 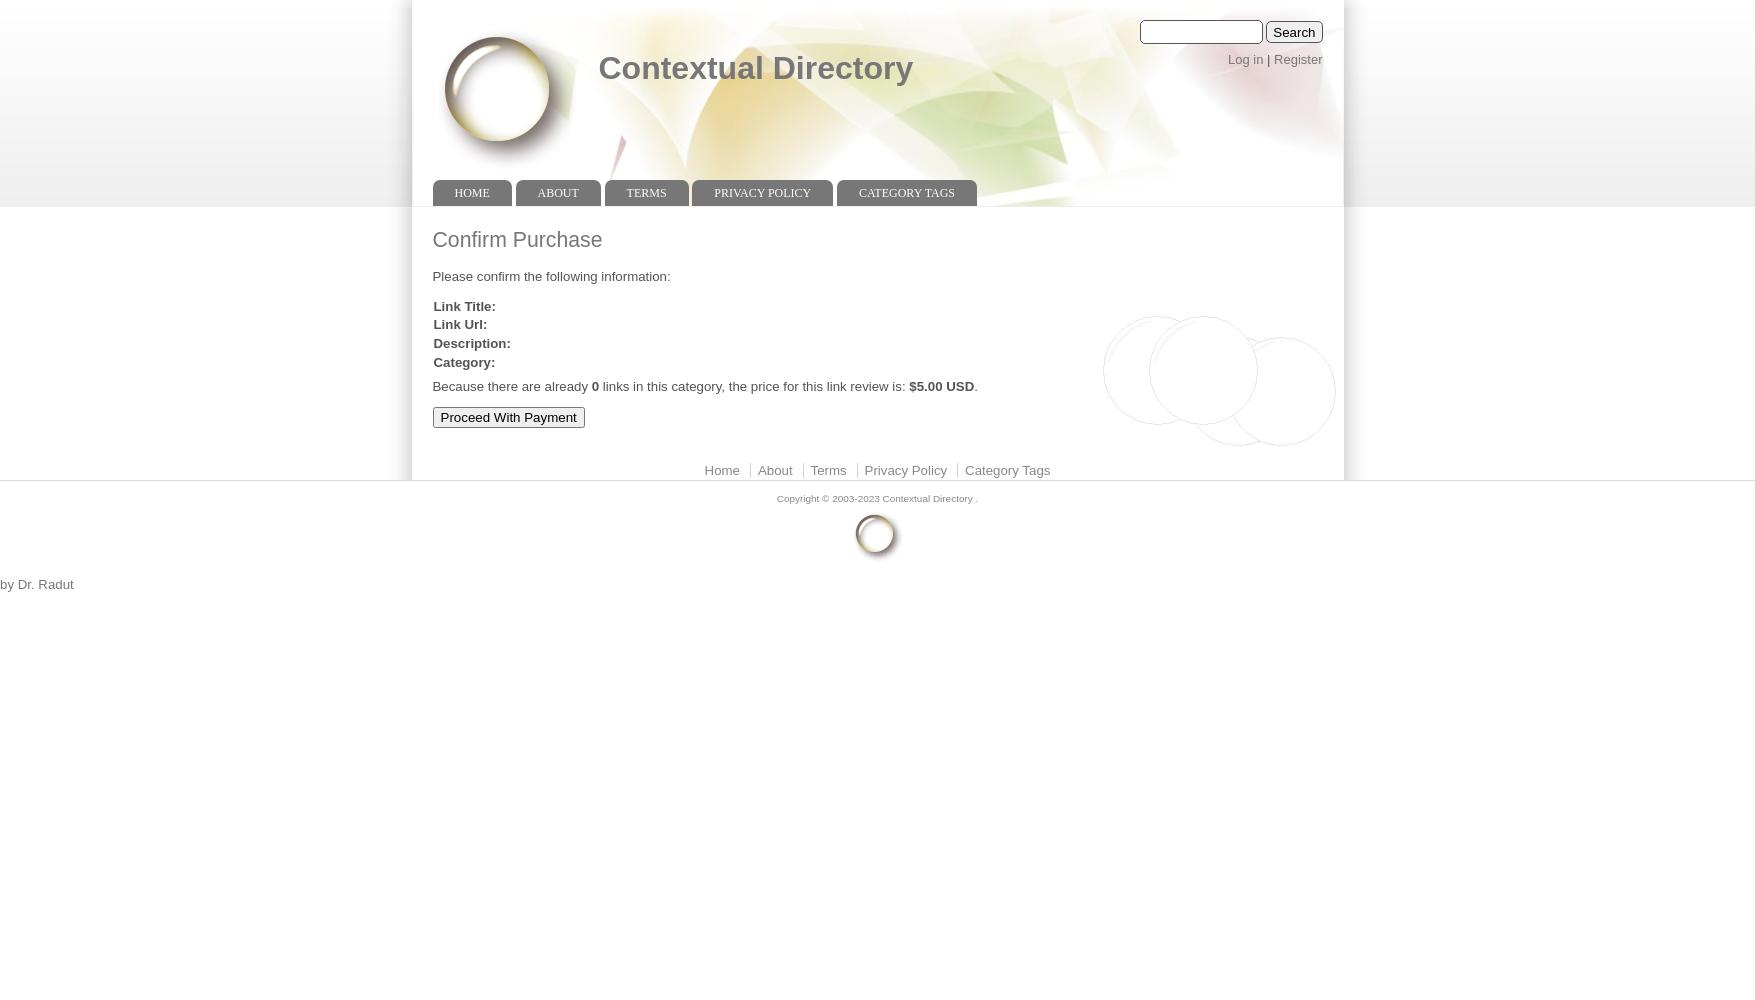 What do you see at coordinates (1268, 59) in the screenshot?
I see `'|'` at bounding box center [1268, 59].